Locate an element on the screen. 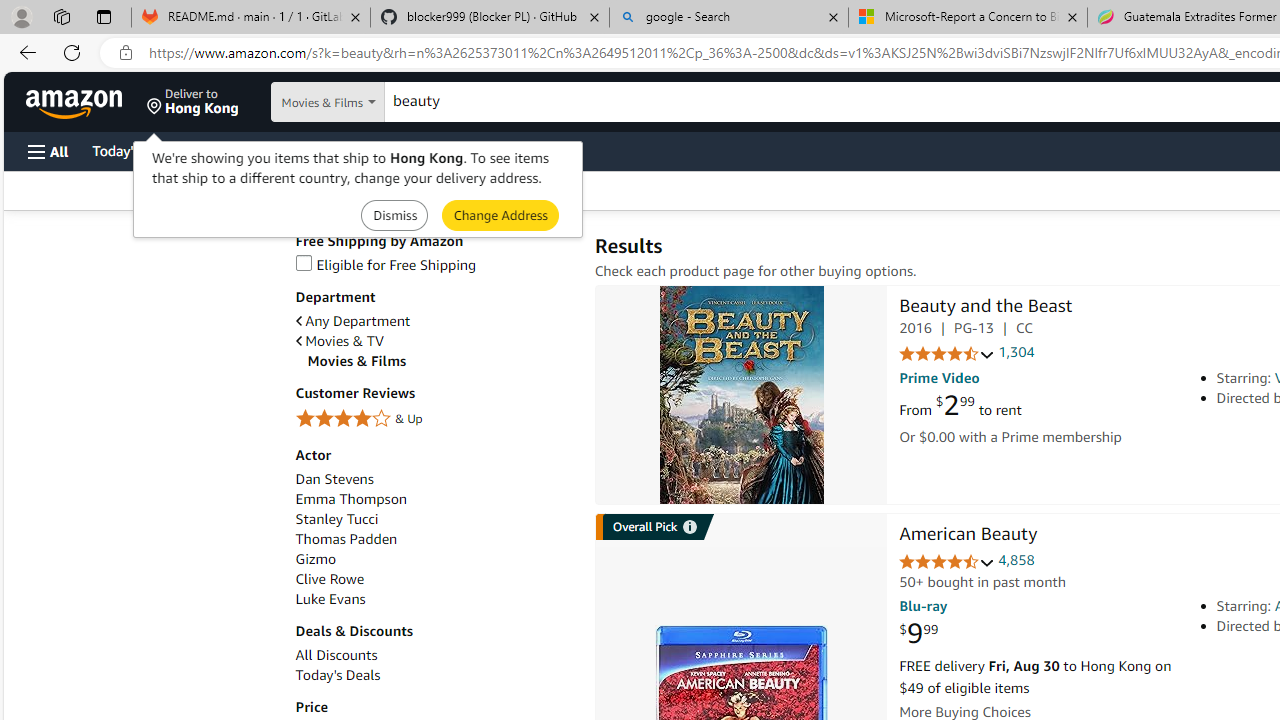 Image resolution: width=1280 pixels, height=720 pixels. 'Stanley Tucci' is located at coordinates (336, 518).